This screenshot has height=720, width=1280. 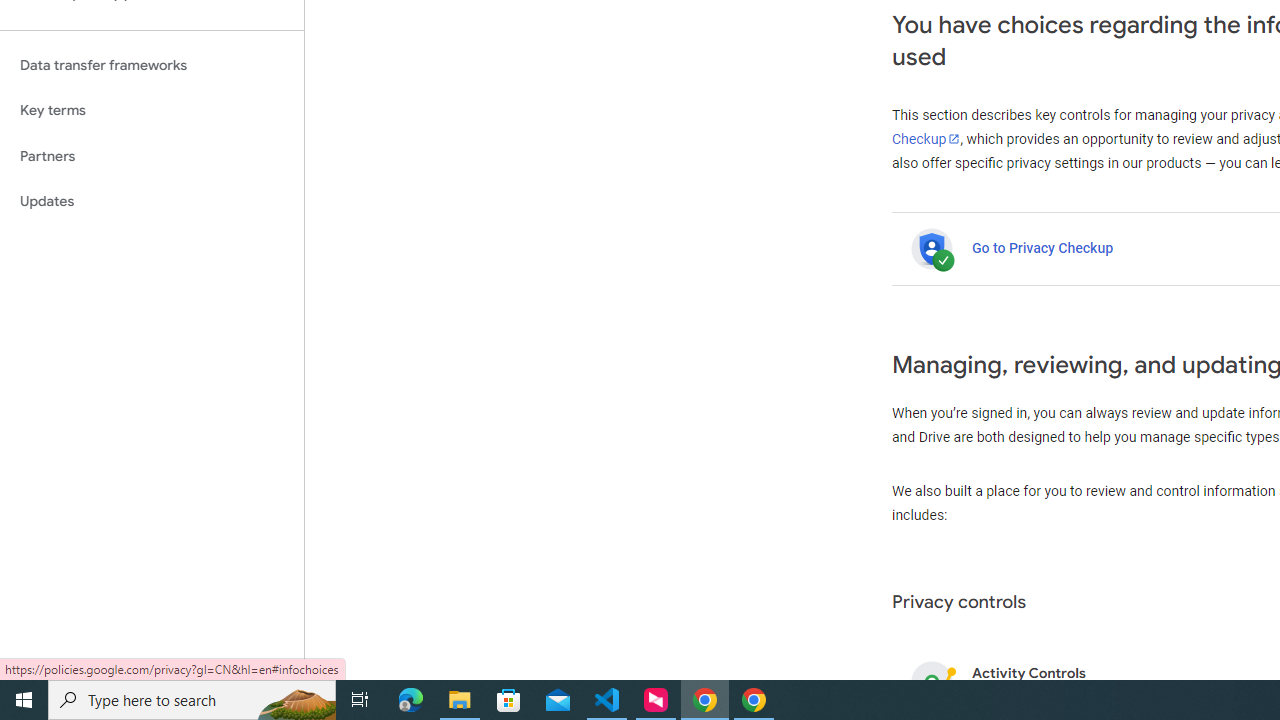 I want to click on 'Go to Privacy Checkup', so click(x=1041, y=247).